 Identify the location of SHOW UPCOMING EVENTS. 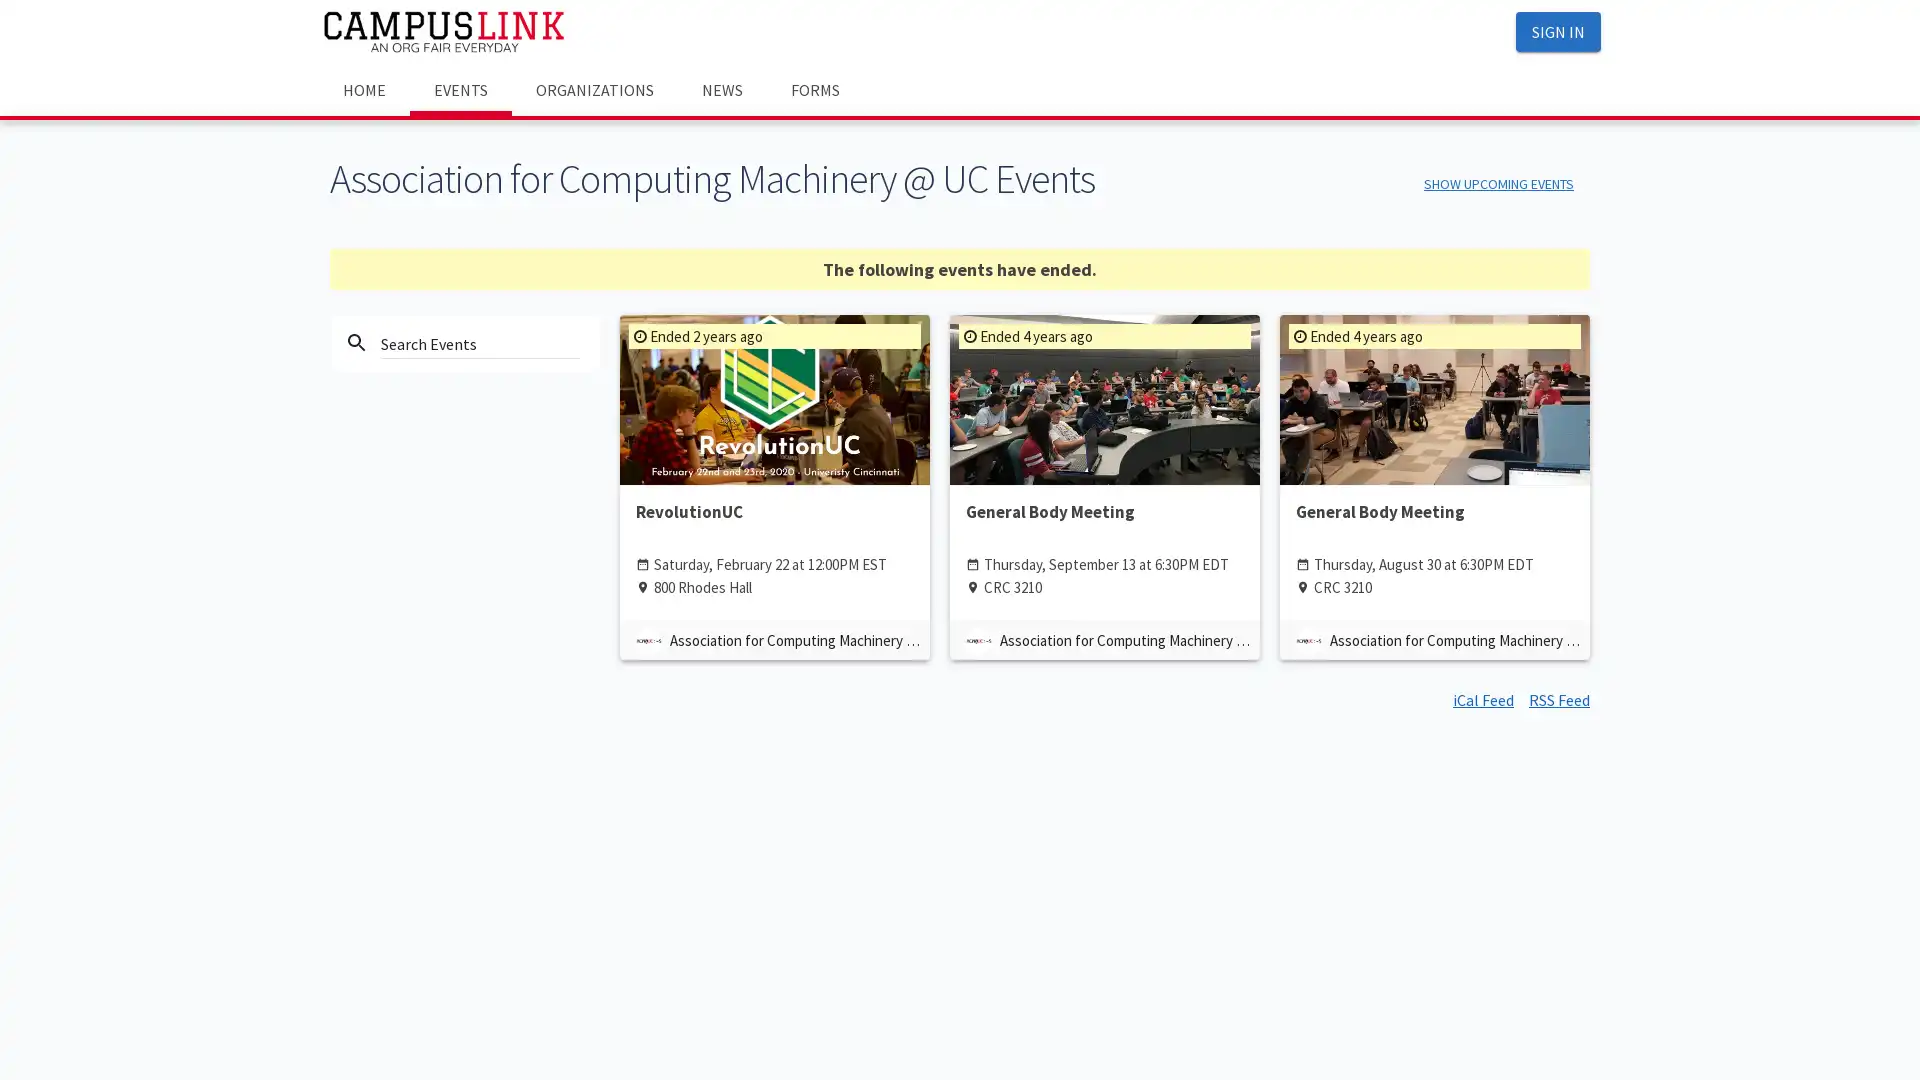
(1498, 183).